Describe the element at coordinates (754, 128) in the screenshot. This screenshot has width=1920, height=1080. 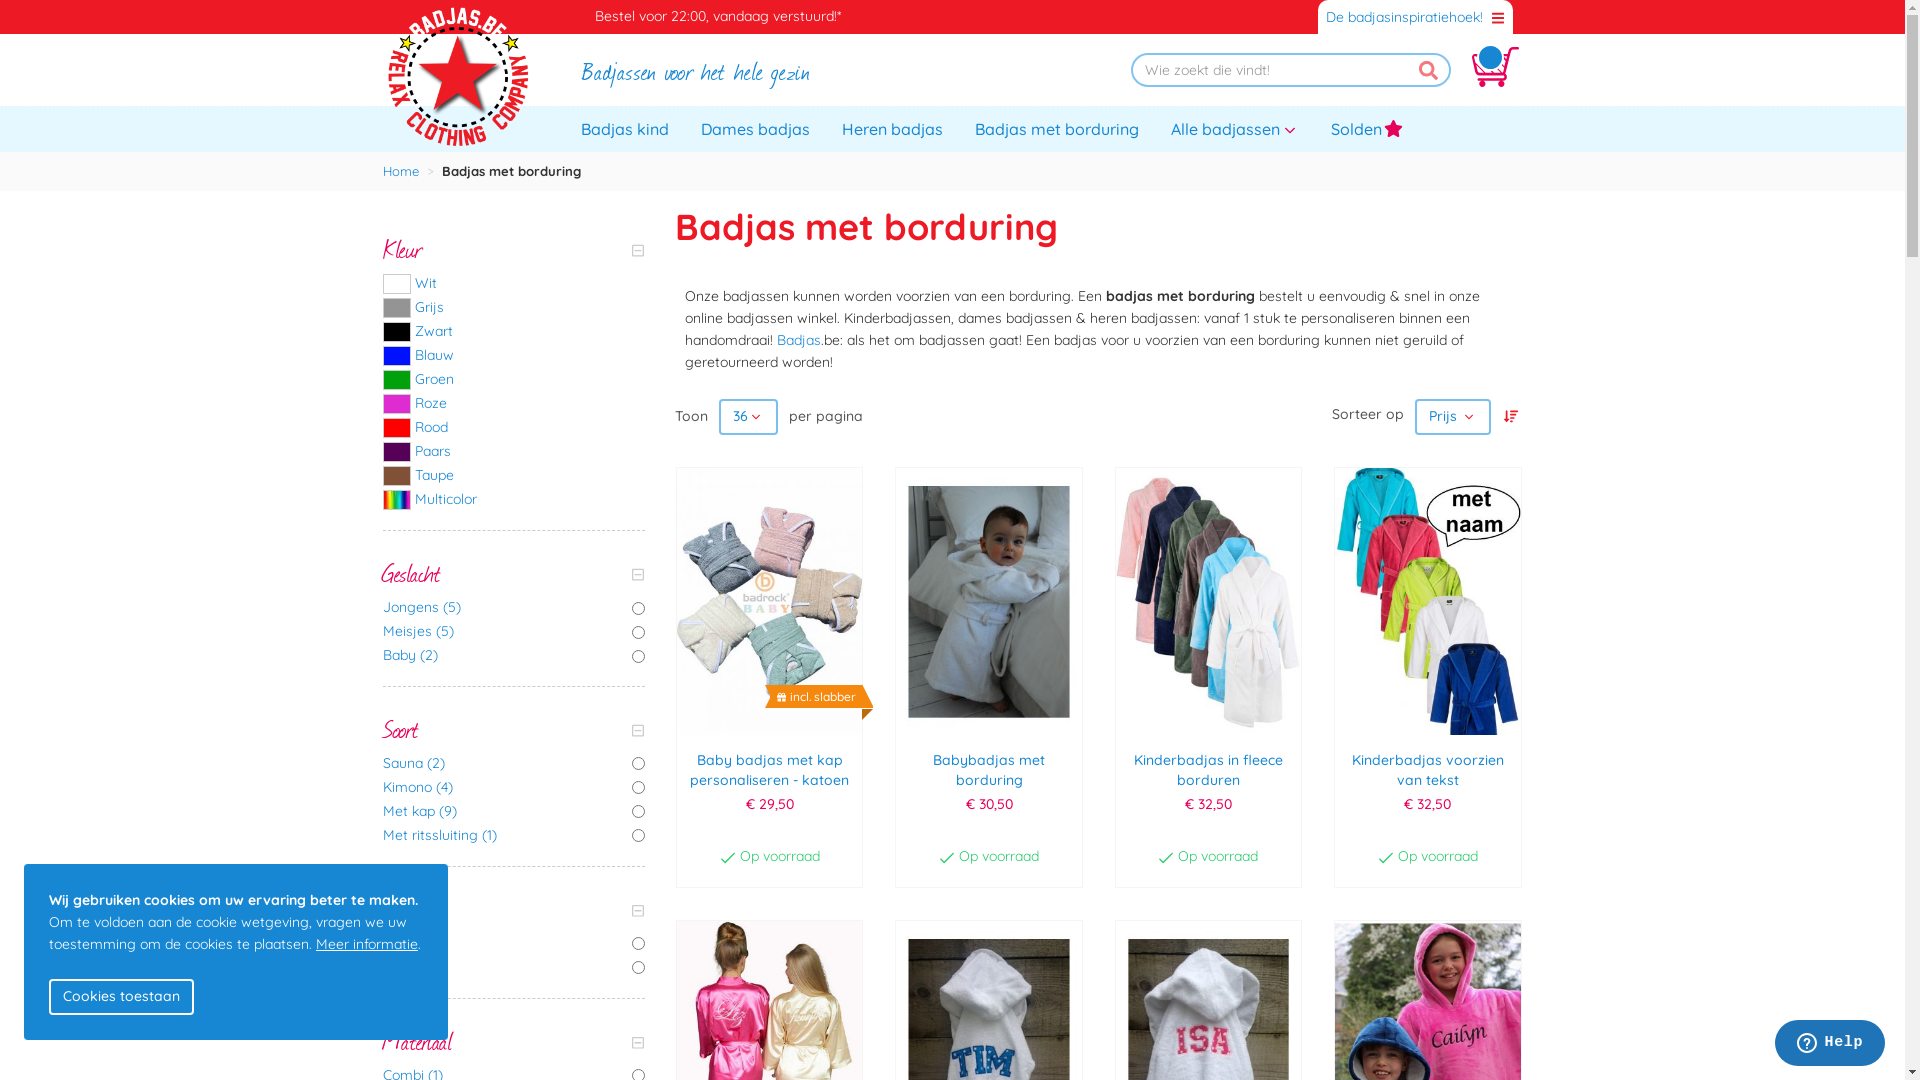
I see `'Dames badjas'` at that location.